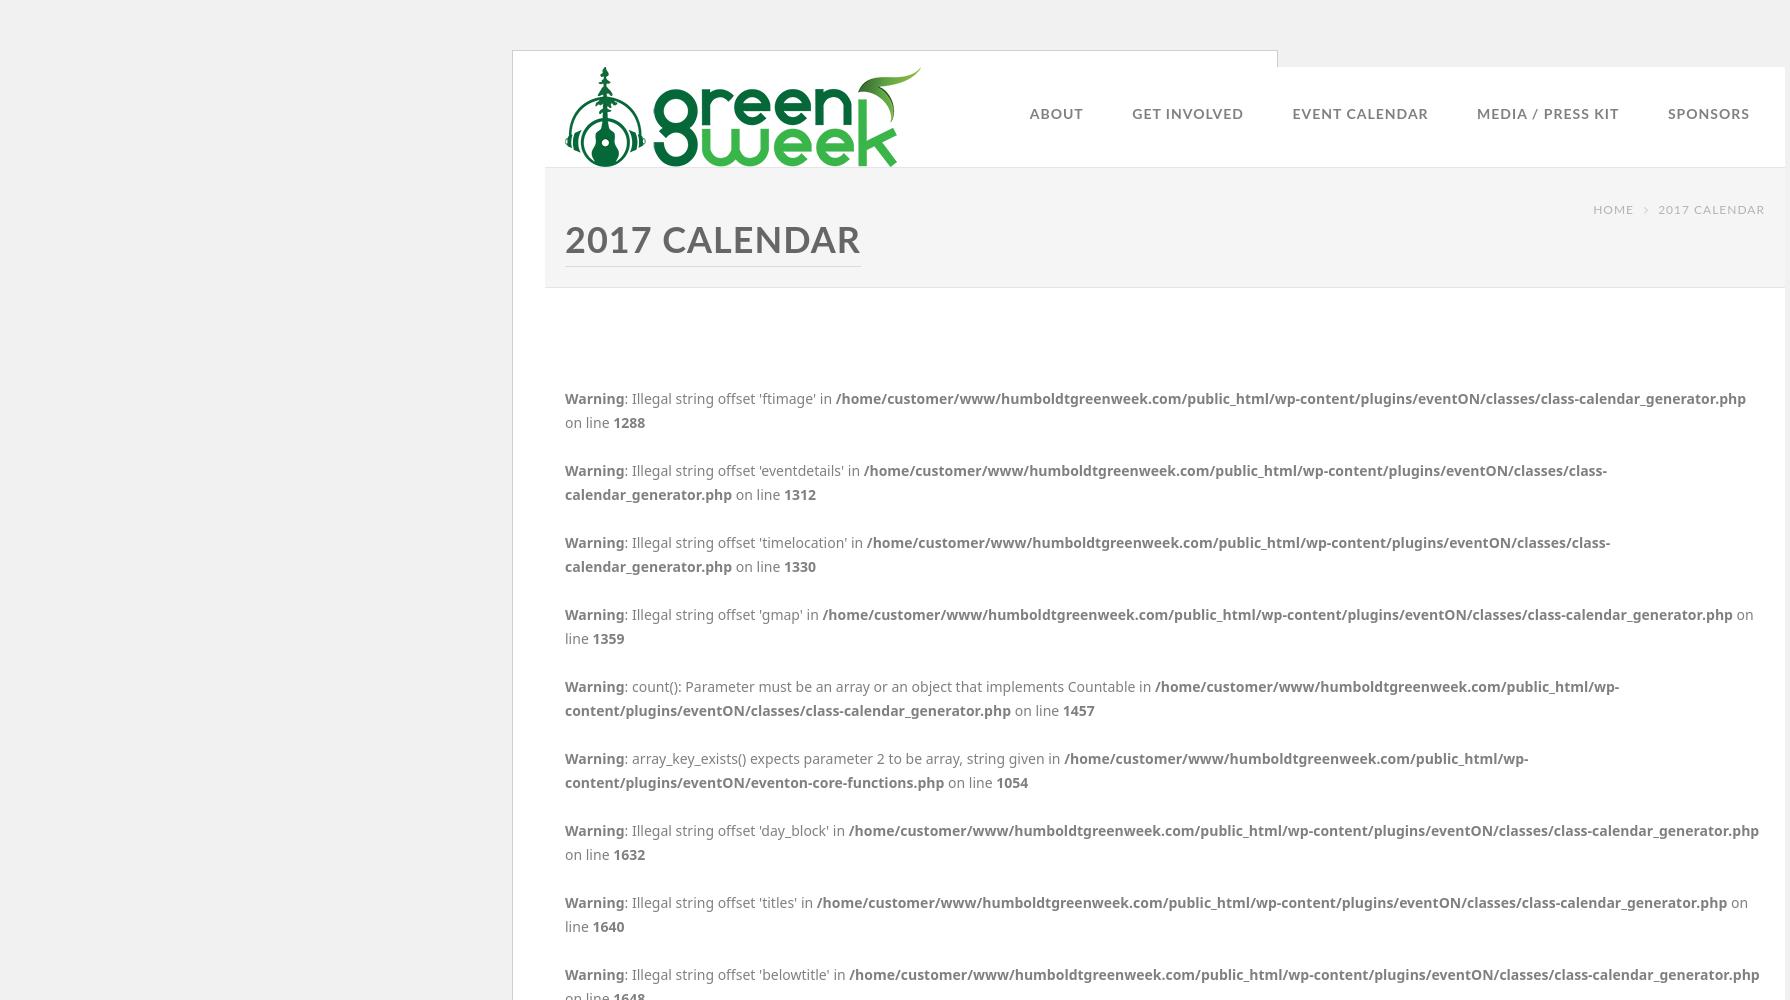 The height and width of the screenshot is (1000, 1790). Describe the element at coordinates (590, 926) in the screenshot. I see `'1640'` at that location.